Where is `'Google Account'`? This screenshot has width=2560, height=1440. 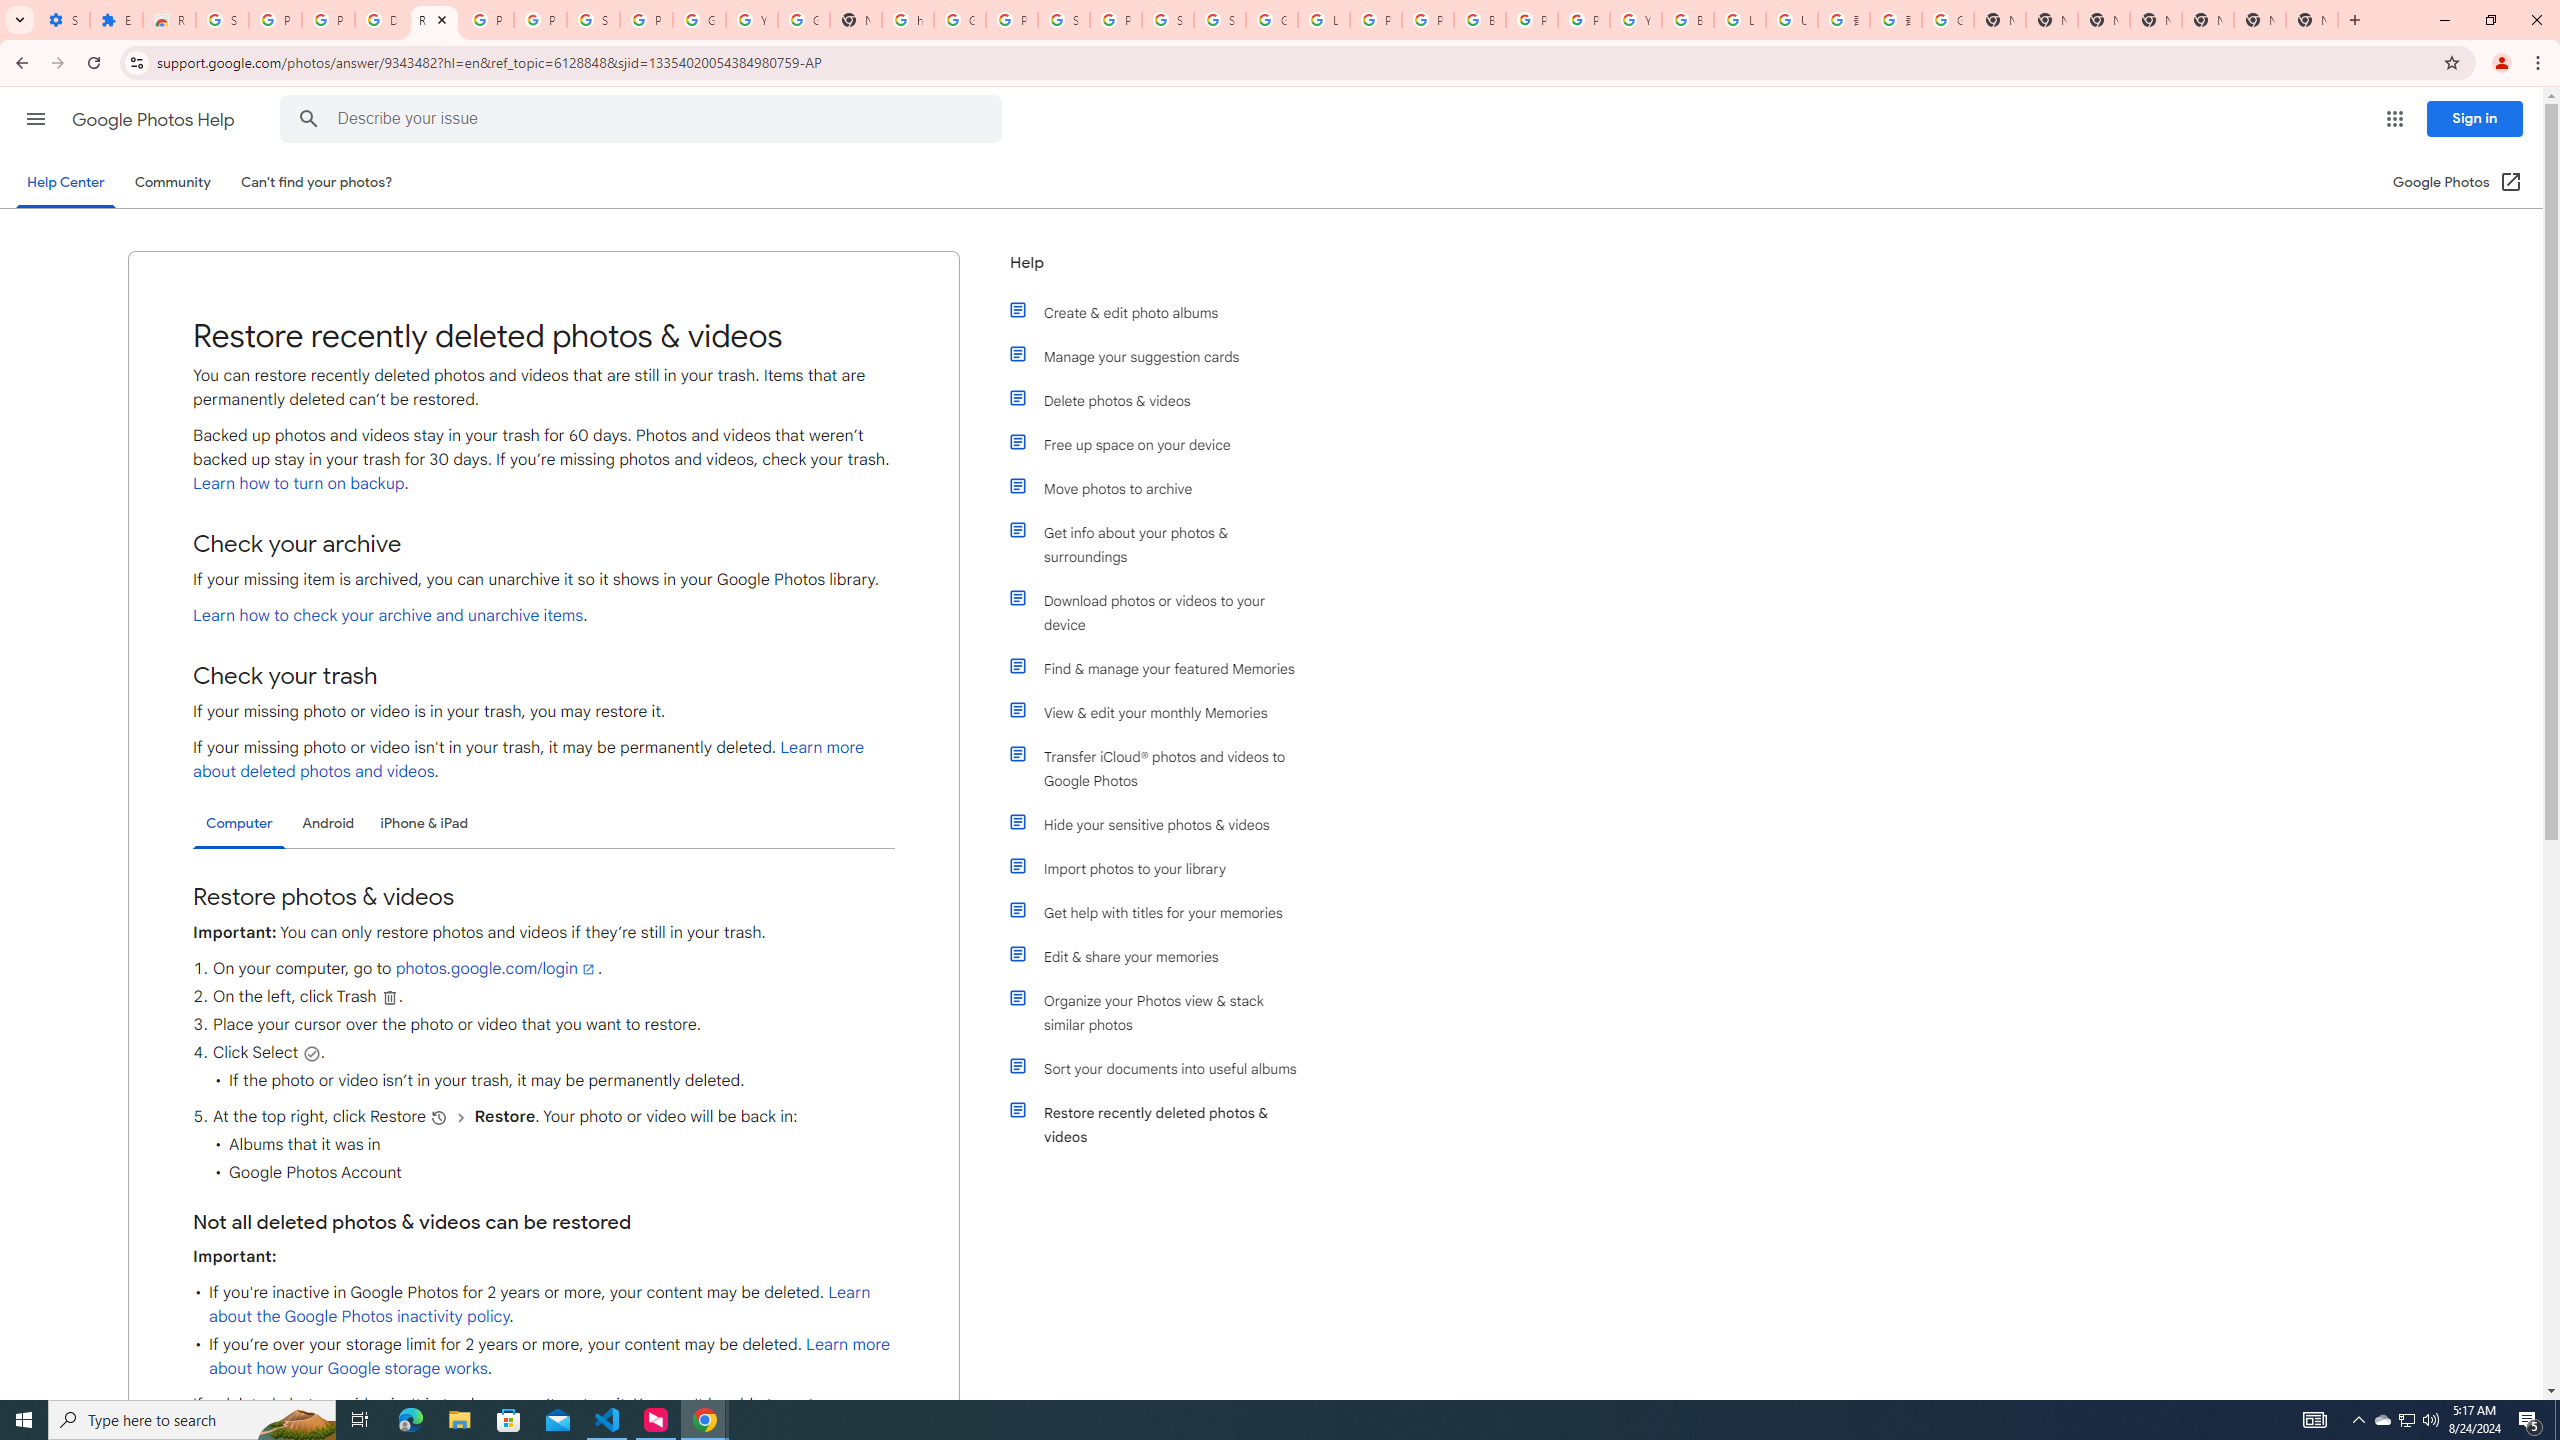
'Google Account' is located at coordinates (697, 19).